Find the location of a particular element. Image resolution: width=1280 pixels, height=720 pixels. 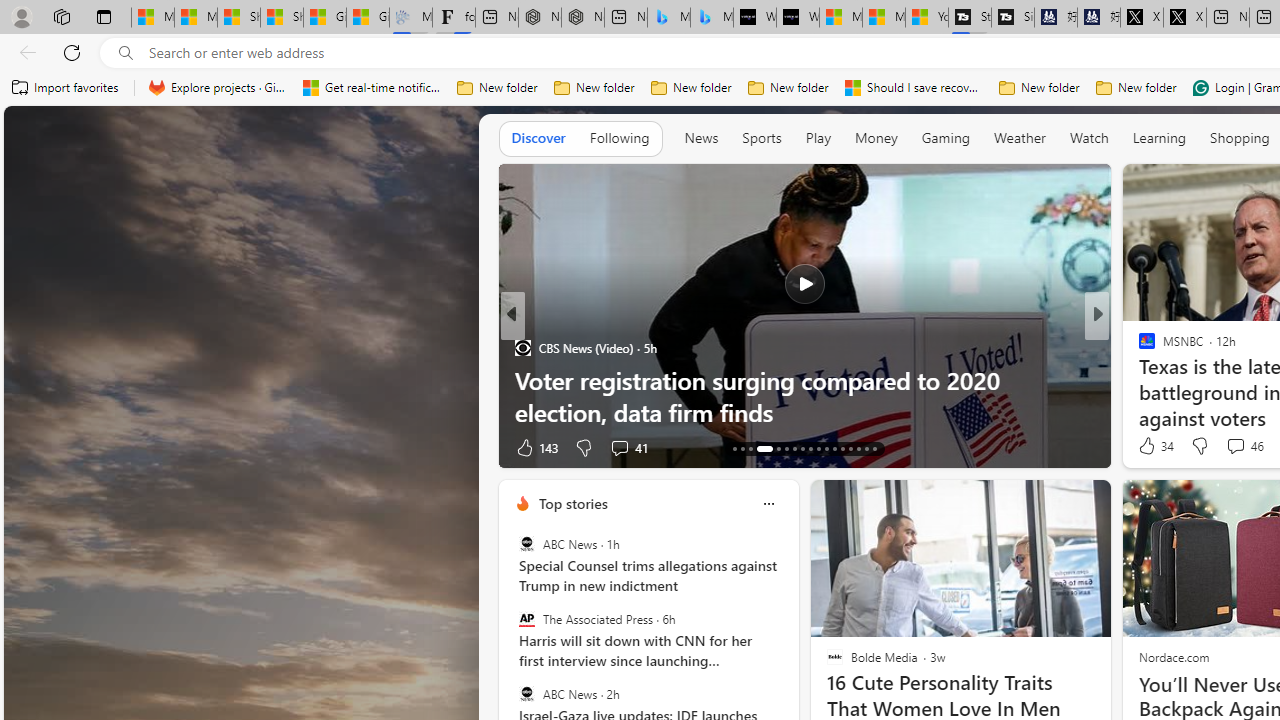

'94 Like' is located at coordinates (1149, 446).